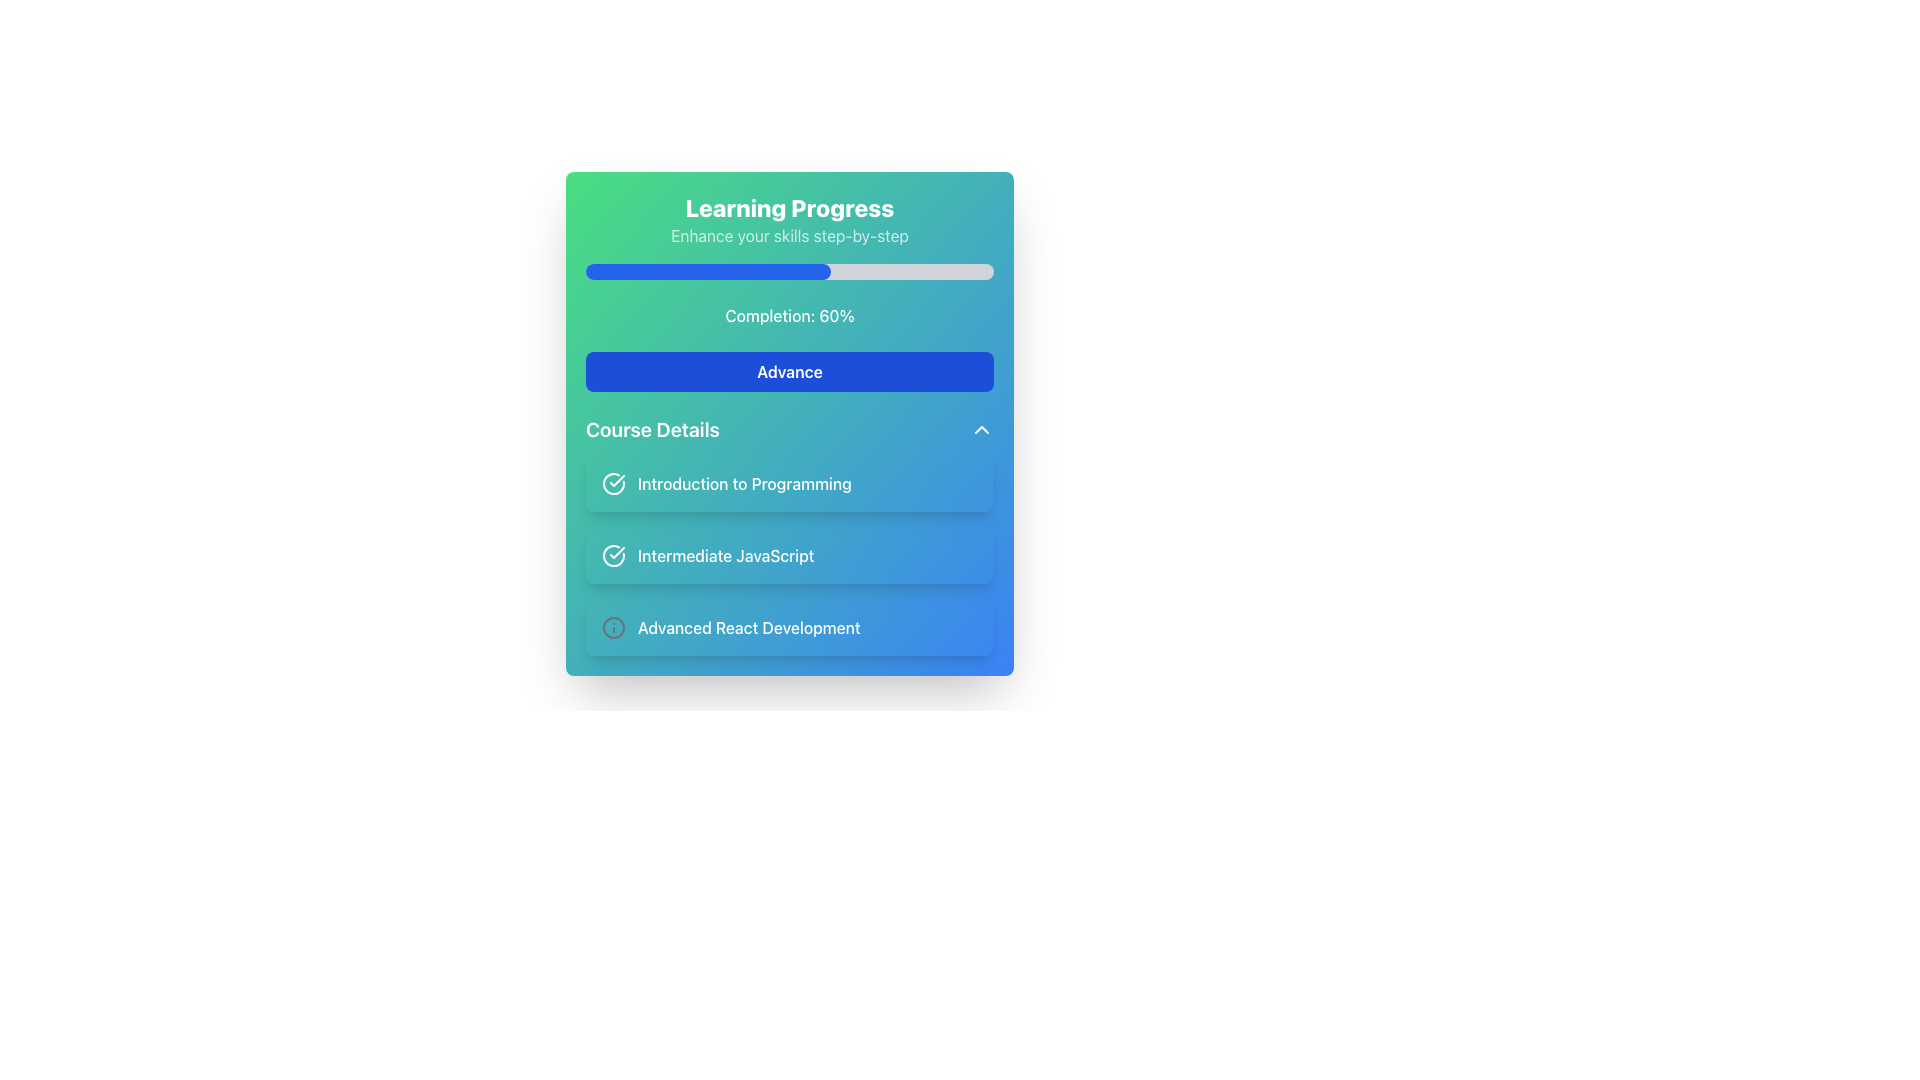 Image resolution: width=1920 pixels, height=1080 pixels. Describe the element at coordinates (613, 555) in the screenshot. I see `the checkmark icon inside a circle, which is located next to the text 'Intermediate JavaScript' in the 'Course Details' section` at that location.